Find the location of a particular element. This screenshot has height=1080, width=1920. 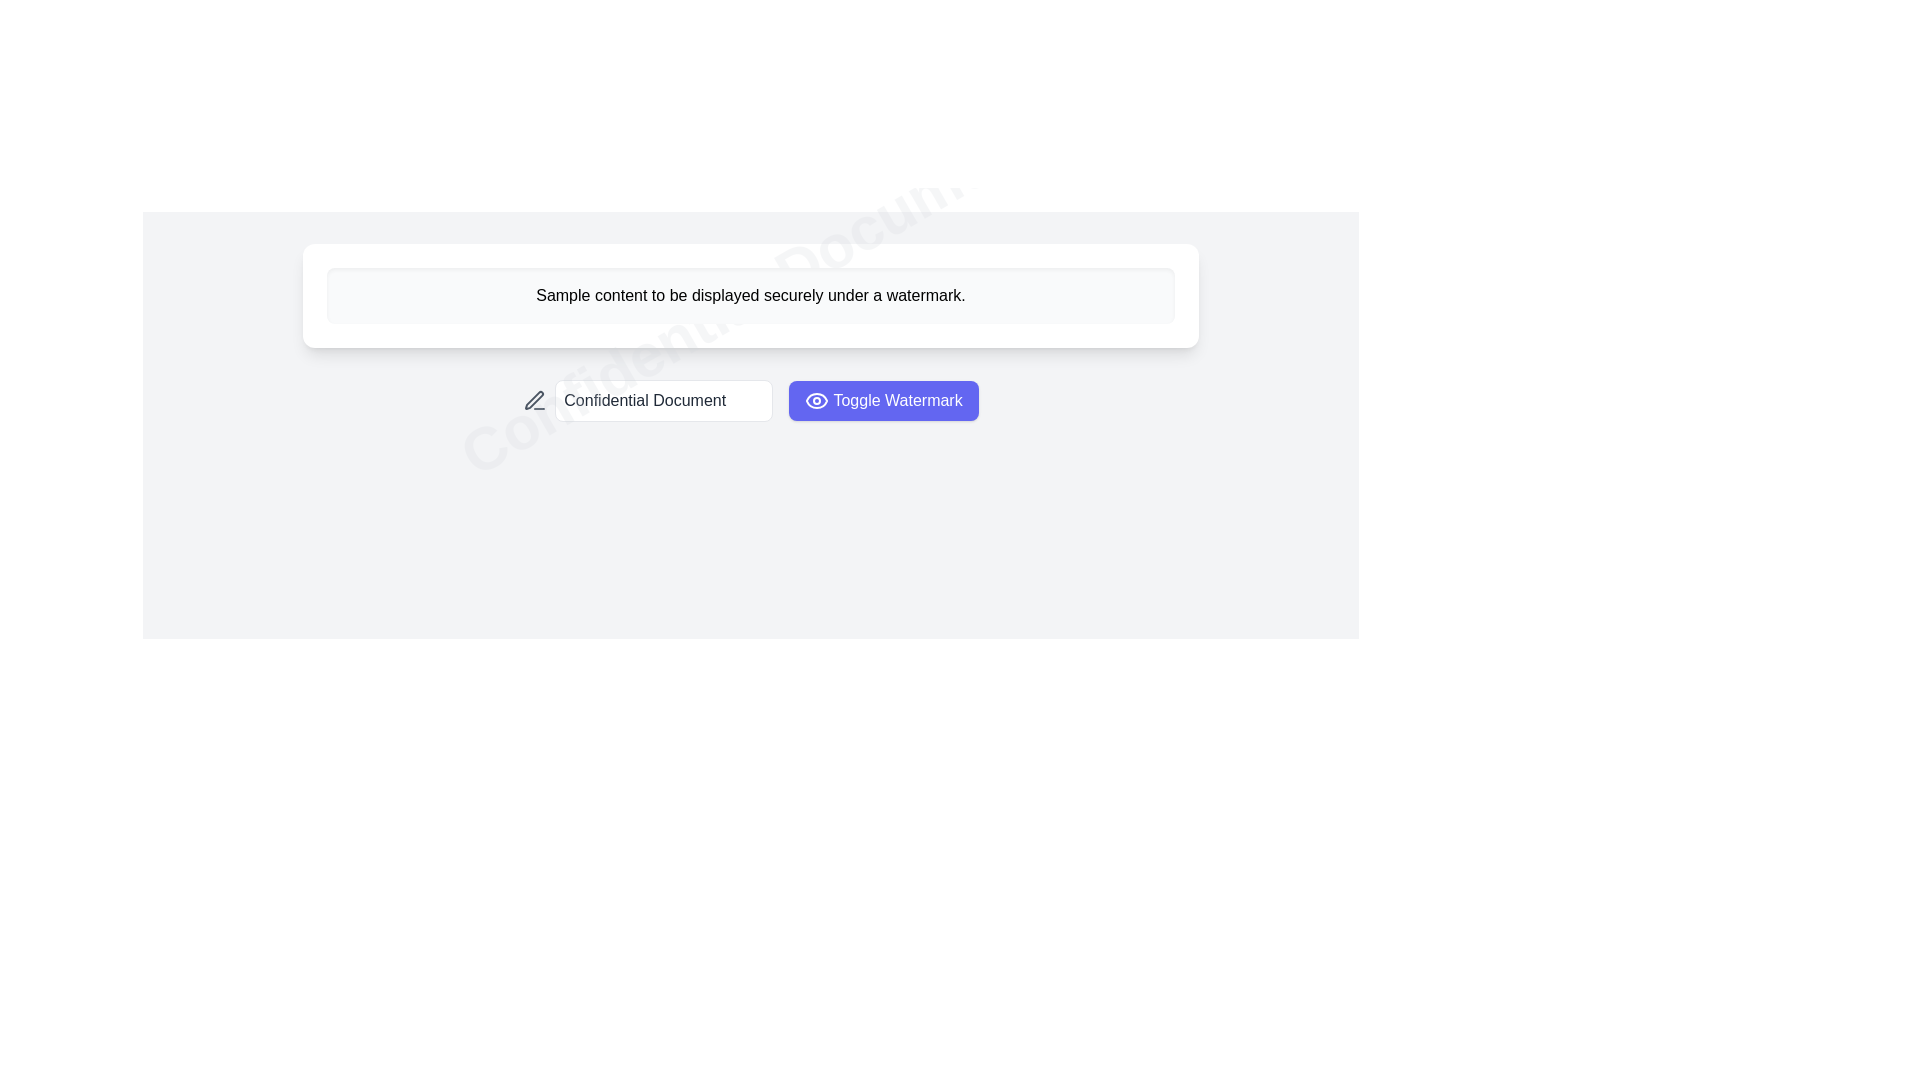

the eye-shaped icon integrated into the 'Toggle Watermark' button, which has a vibrant indigo background and rounded corners is located at coordinates (817, 401).